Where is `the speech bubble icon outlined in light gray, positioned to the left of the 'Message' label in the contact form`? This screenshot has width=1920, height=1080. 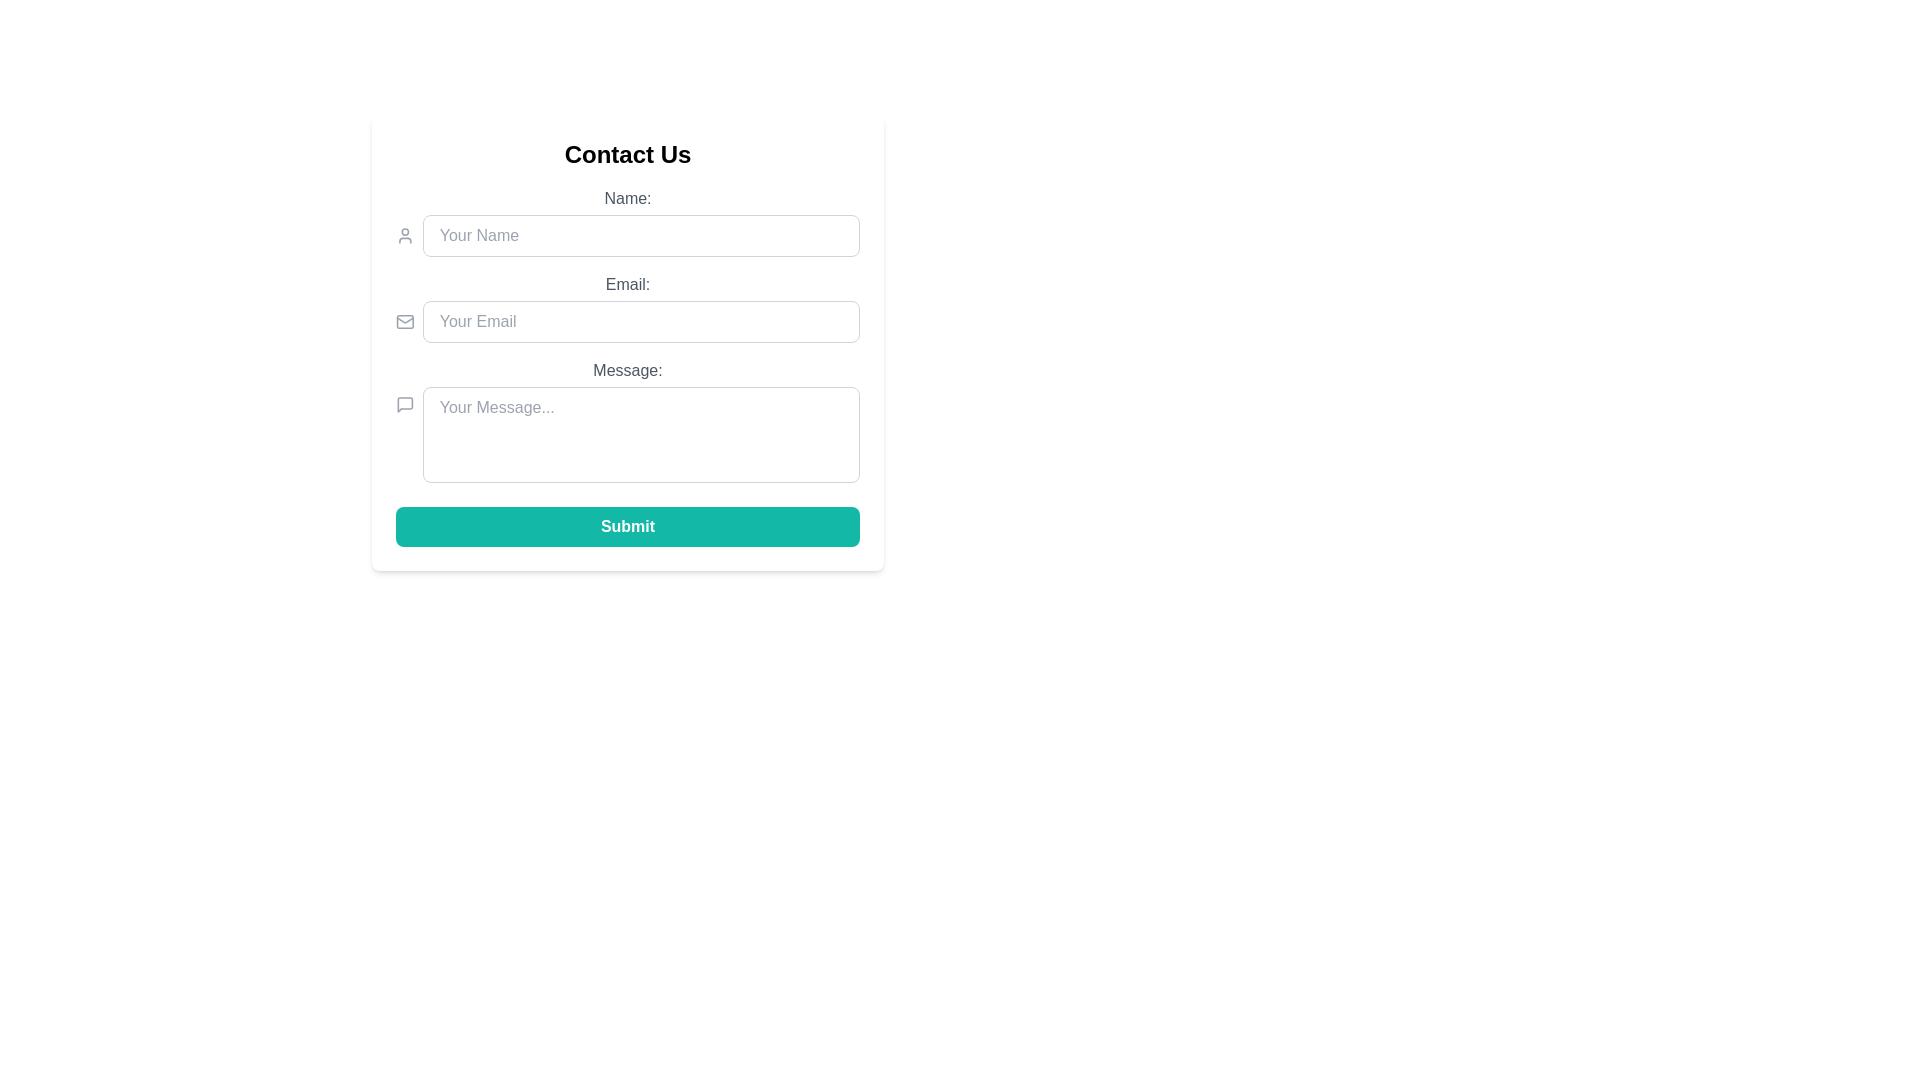 the speech bubble icon outlined in light gray, positioned to the left of the 'Message' label in the contact form is located at coordinates (404, 405).